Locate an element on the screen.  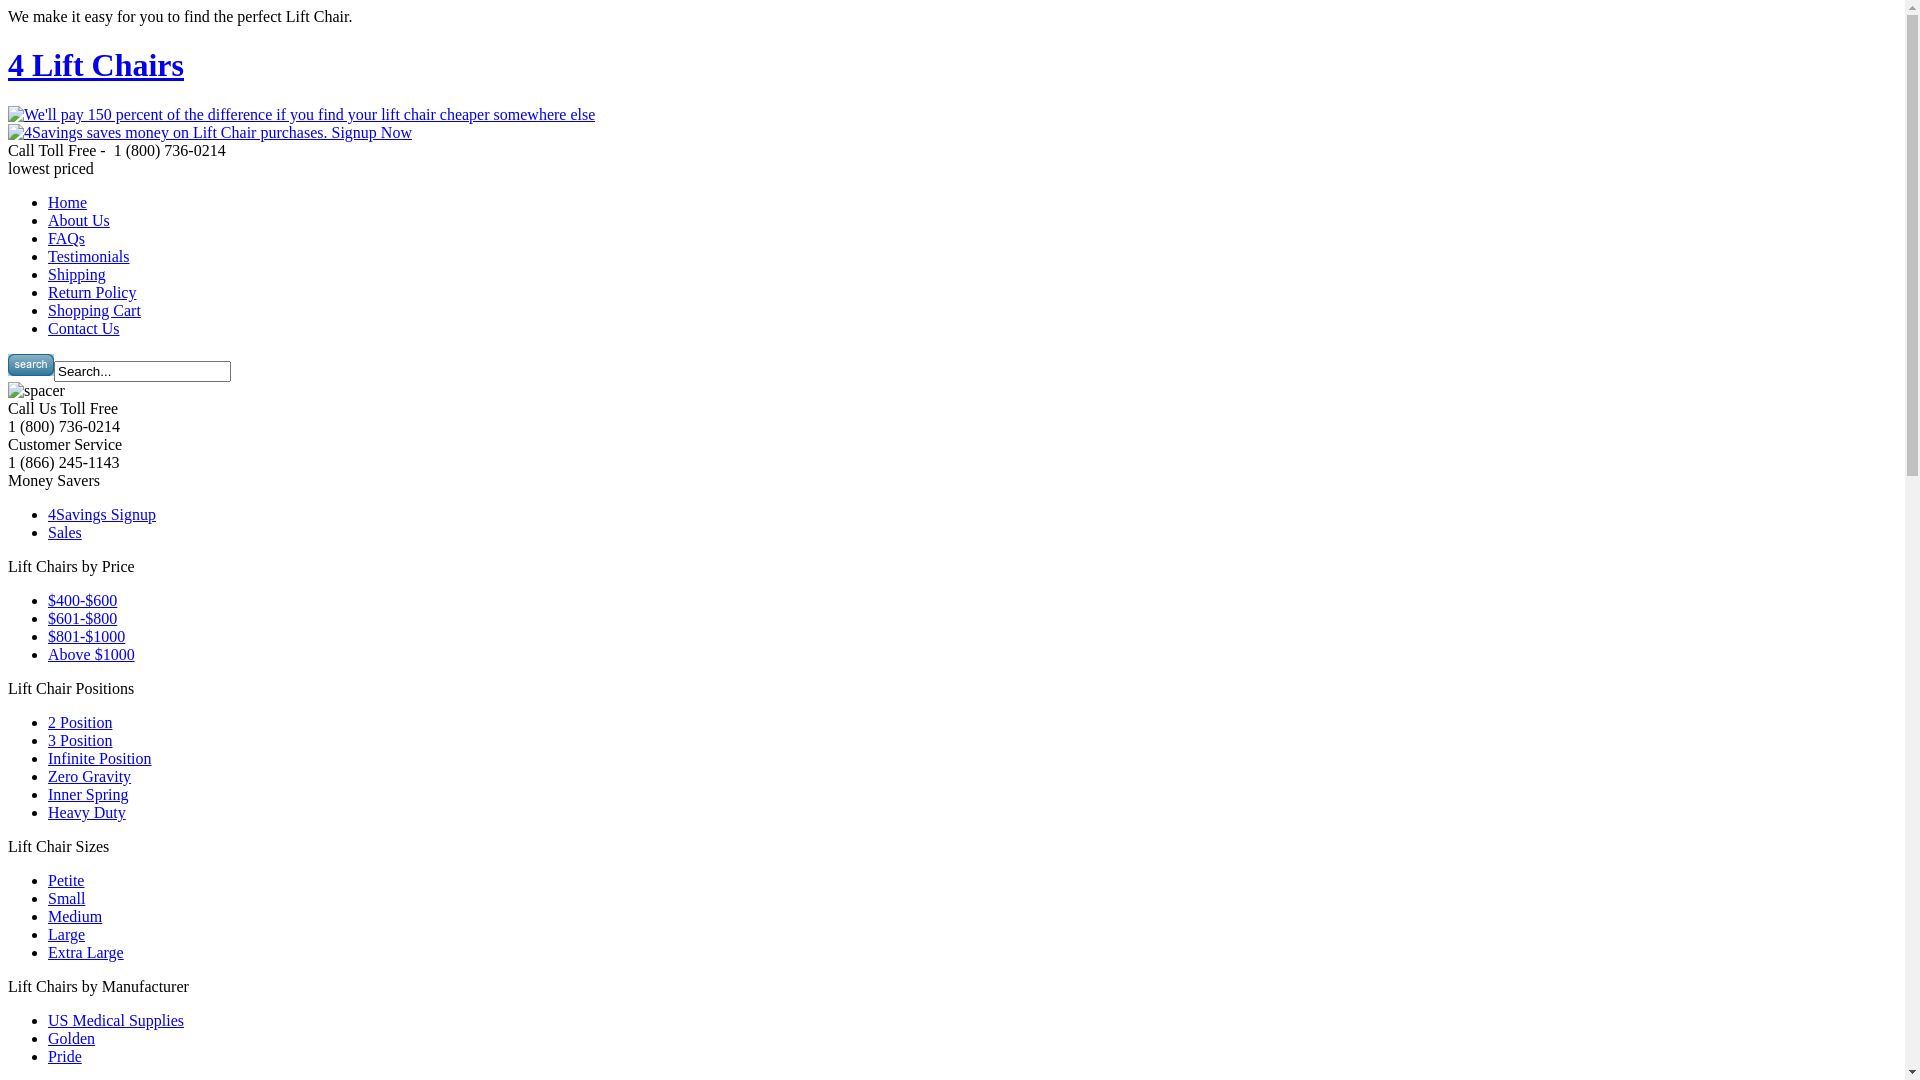
'Small' is located at coordinates (66, 897).